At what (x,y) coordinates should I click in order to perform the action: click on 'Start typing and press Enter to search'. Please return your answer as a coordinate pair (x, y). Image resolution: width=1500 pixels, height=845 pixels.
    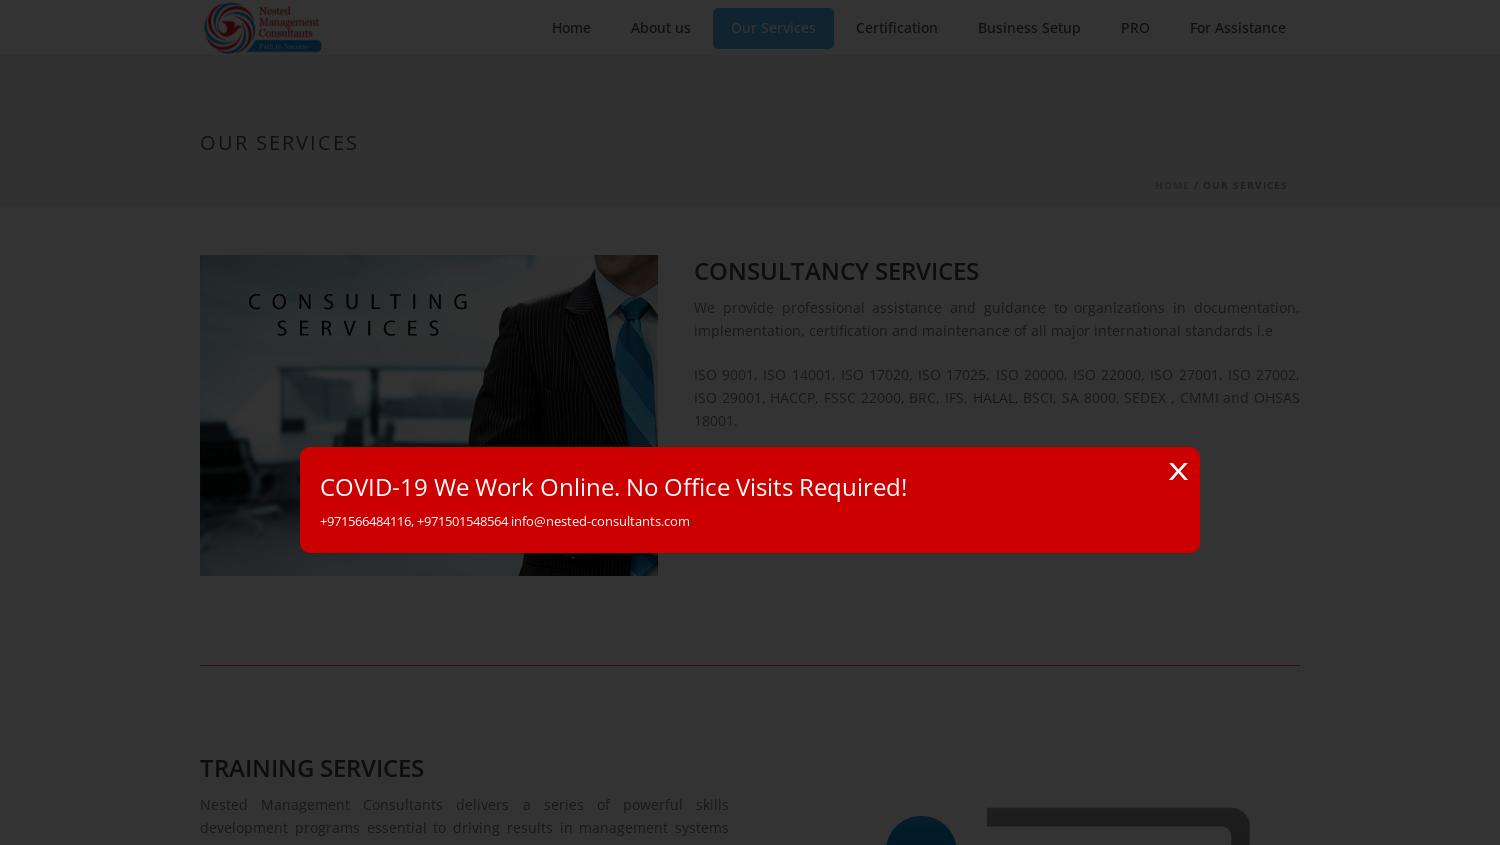
    Looking at the image, I should click on (750, 443).